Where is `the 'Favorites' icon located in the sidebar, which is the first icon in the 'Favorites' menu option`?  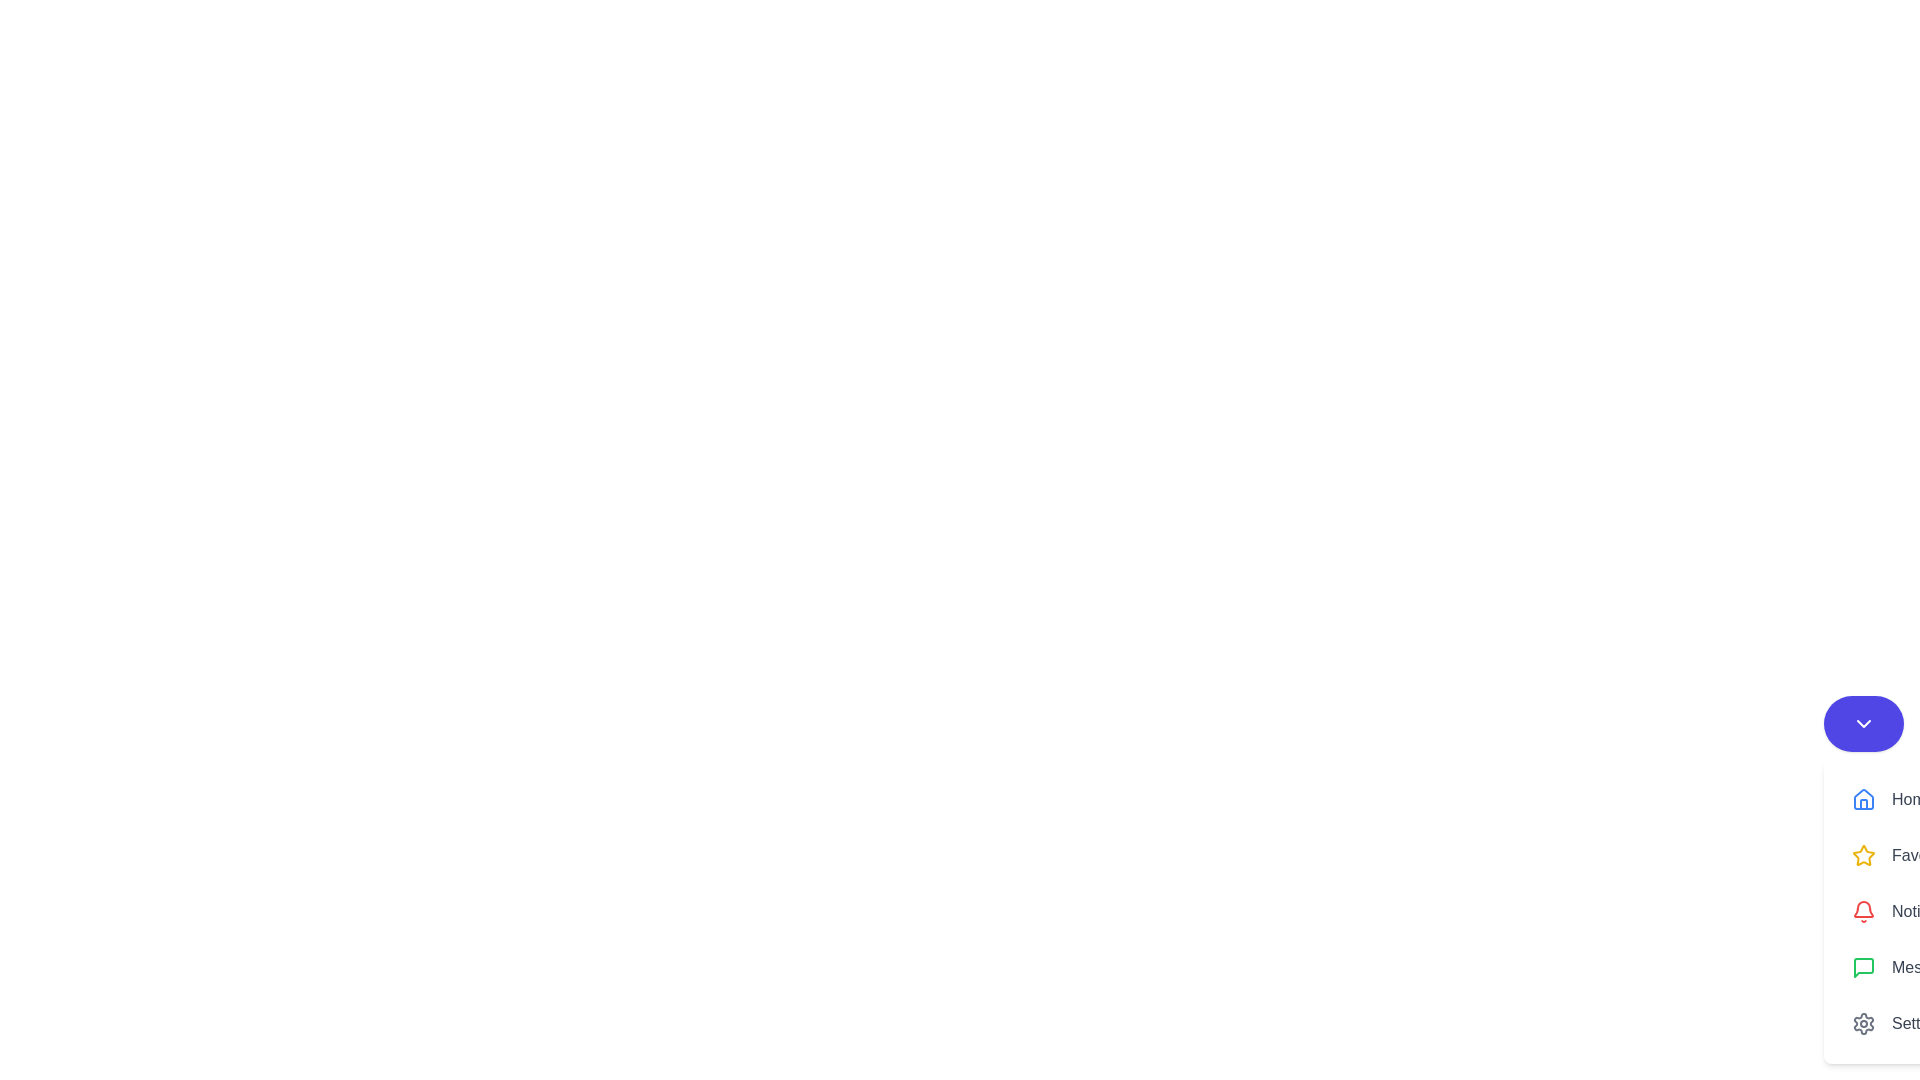
the 'Favorites' icon located in the sidebar, which is the first icon in the 'Favorites' menu option is located at coordinates (1862, 855).